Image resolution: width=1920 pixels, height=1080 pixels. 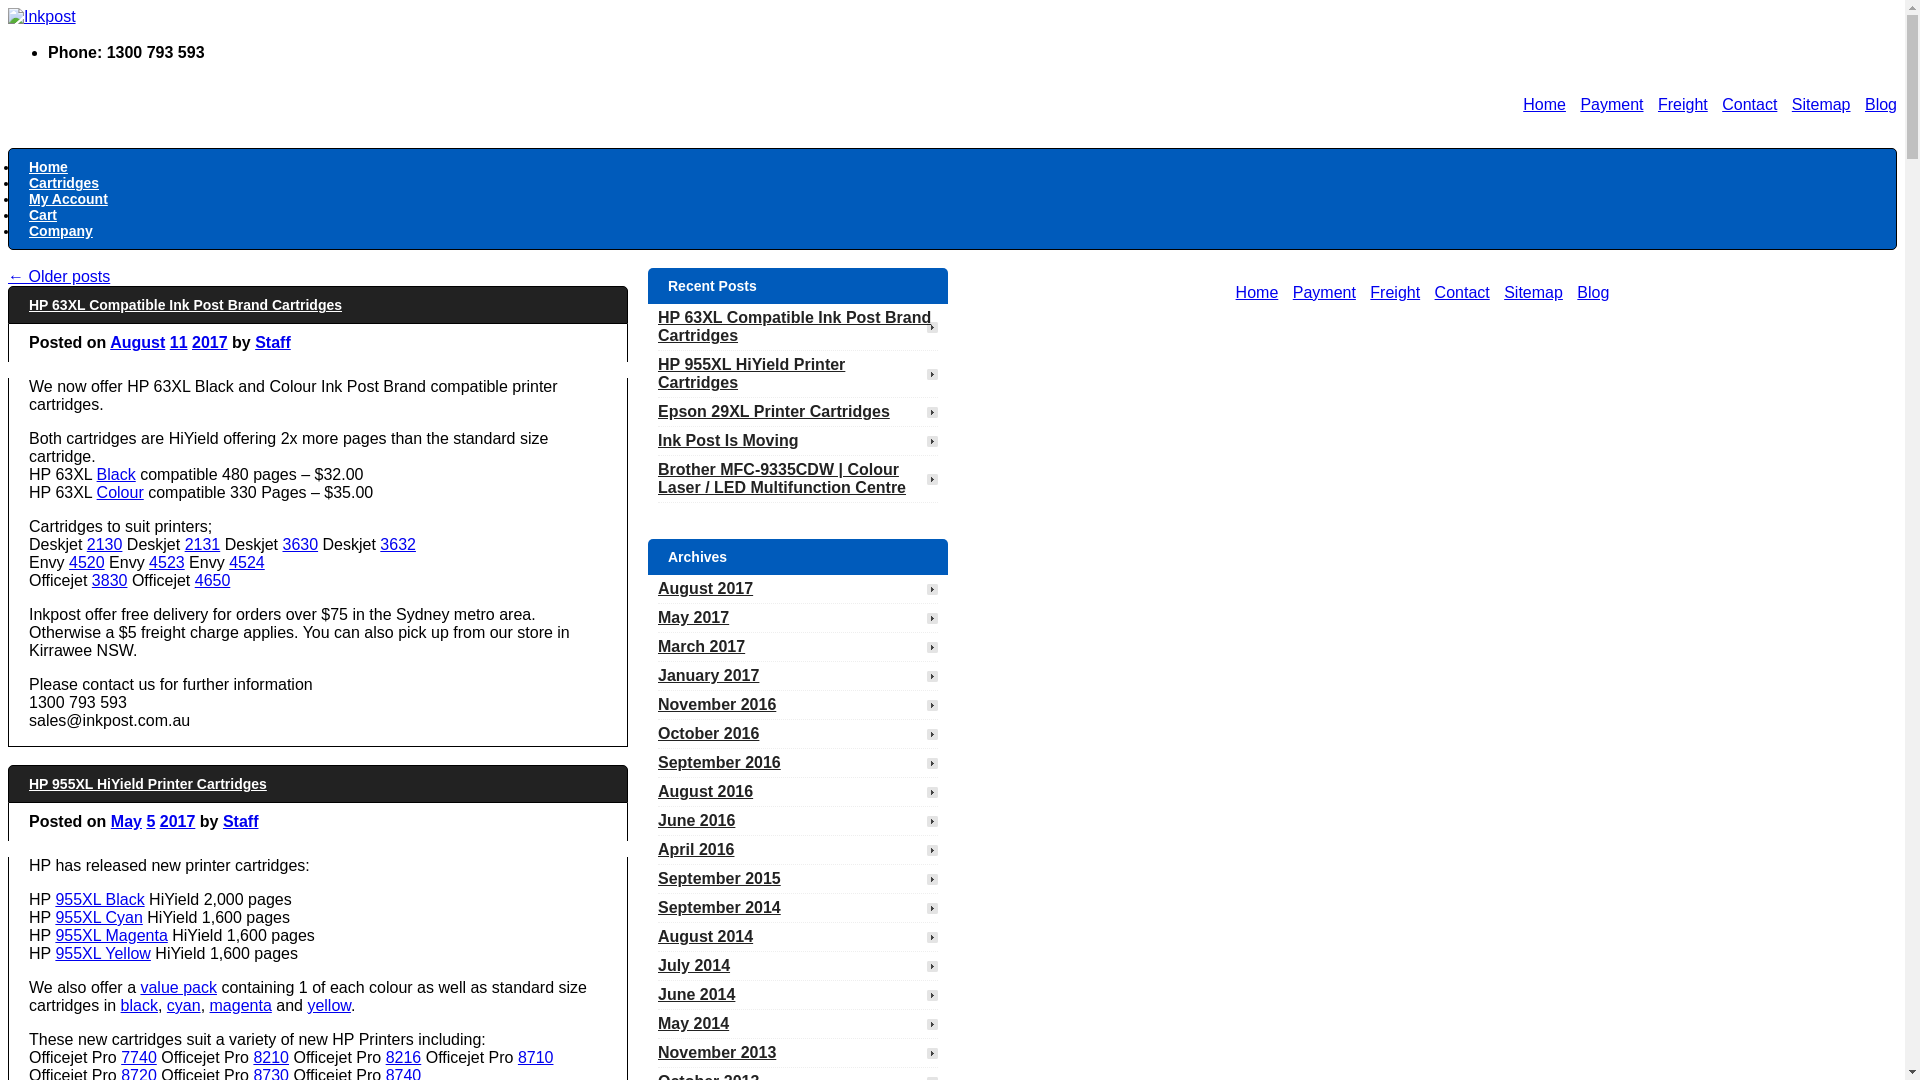 I want to click on 'Ink Post Is Moving', so click(x=657, y=439).